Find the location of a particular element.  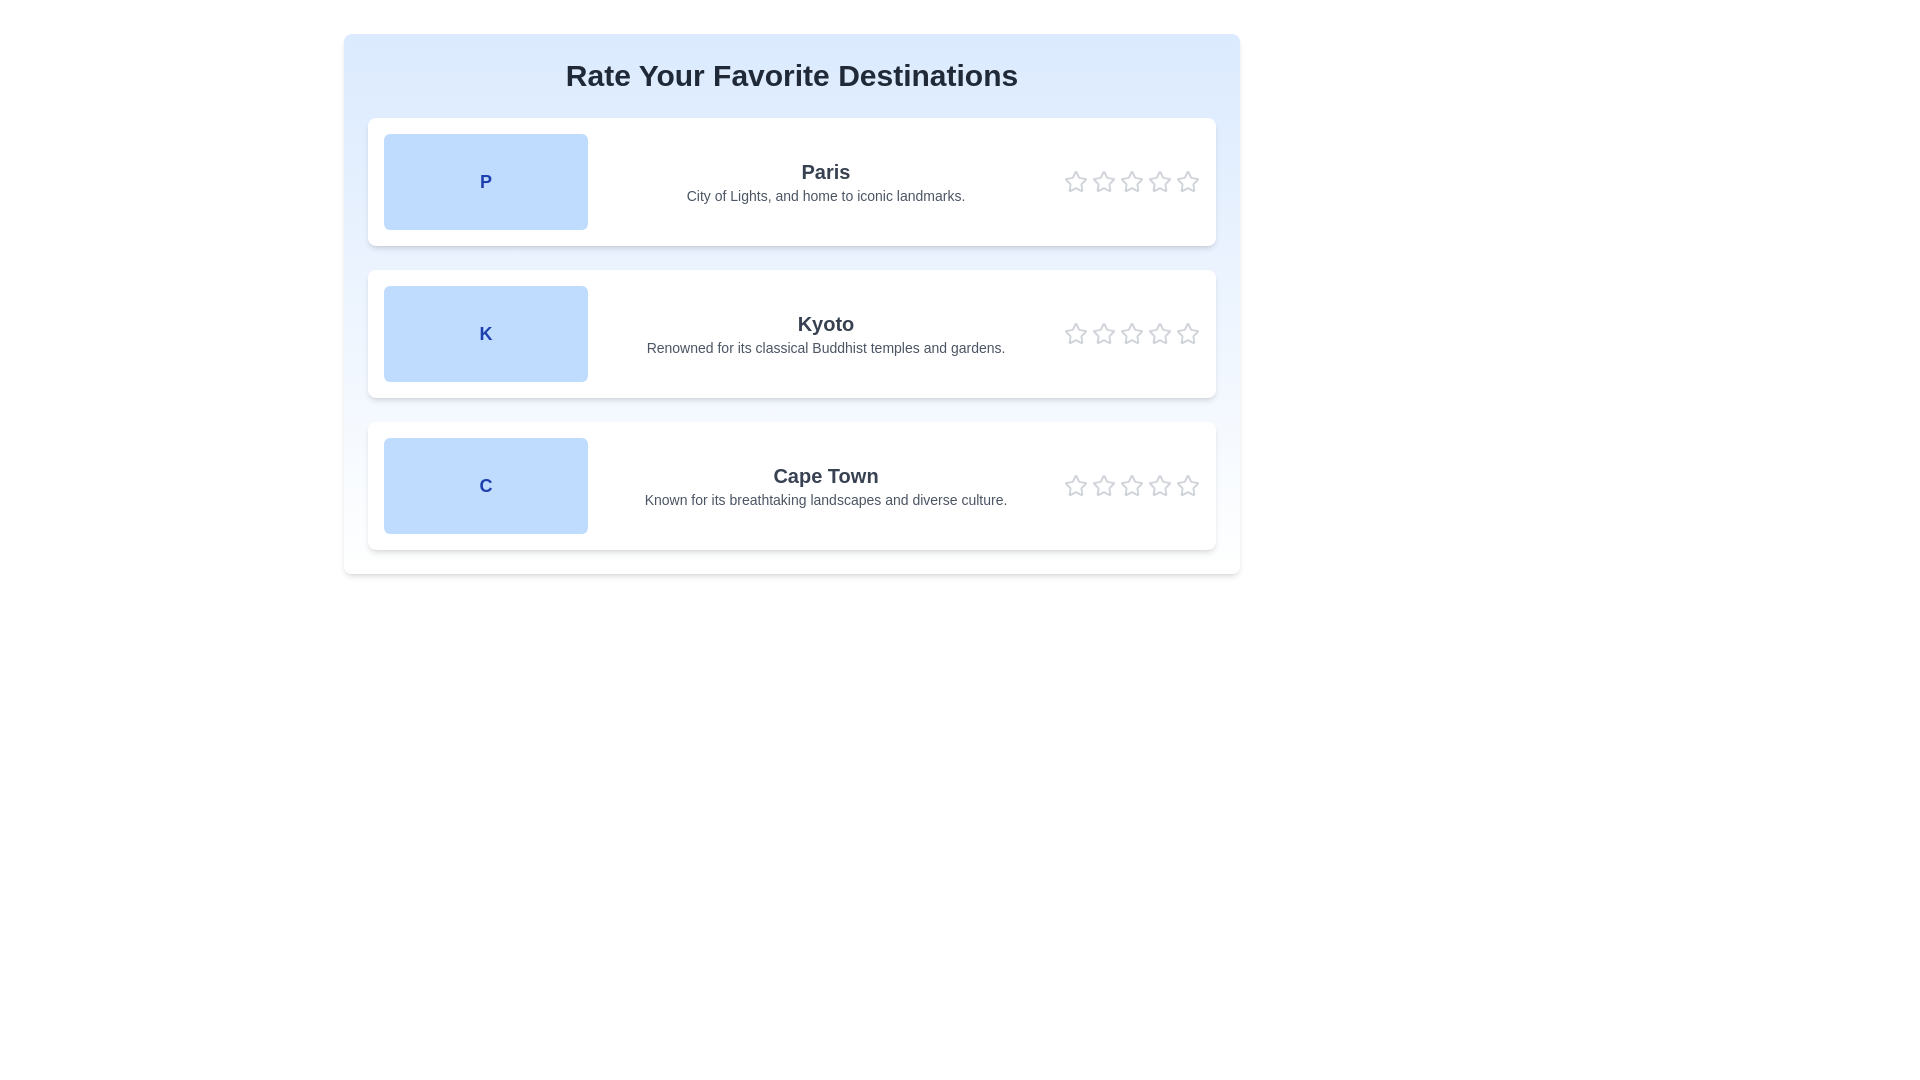

the text block displaying the heading 'Paris' and the subtitle 'City of Lights, and home to iconic landmarks.' This element is located in the first row of a card-based interface, below a blue box with the letter 'P' and above a row of stars for rating is located at coordinates (825, 181).